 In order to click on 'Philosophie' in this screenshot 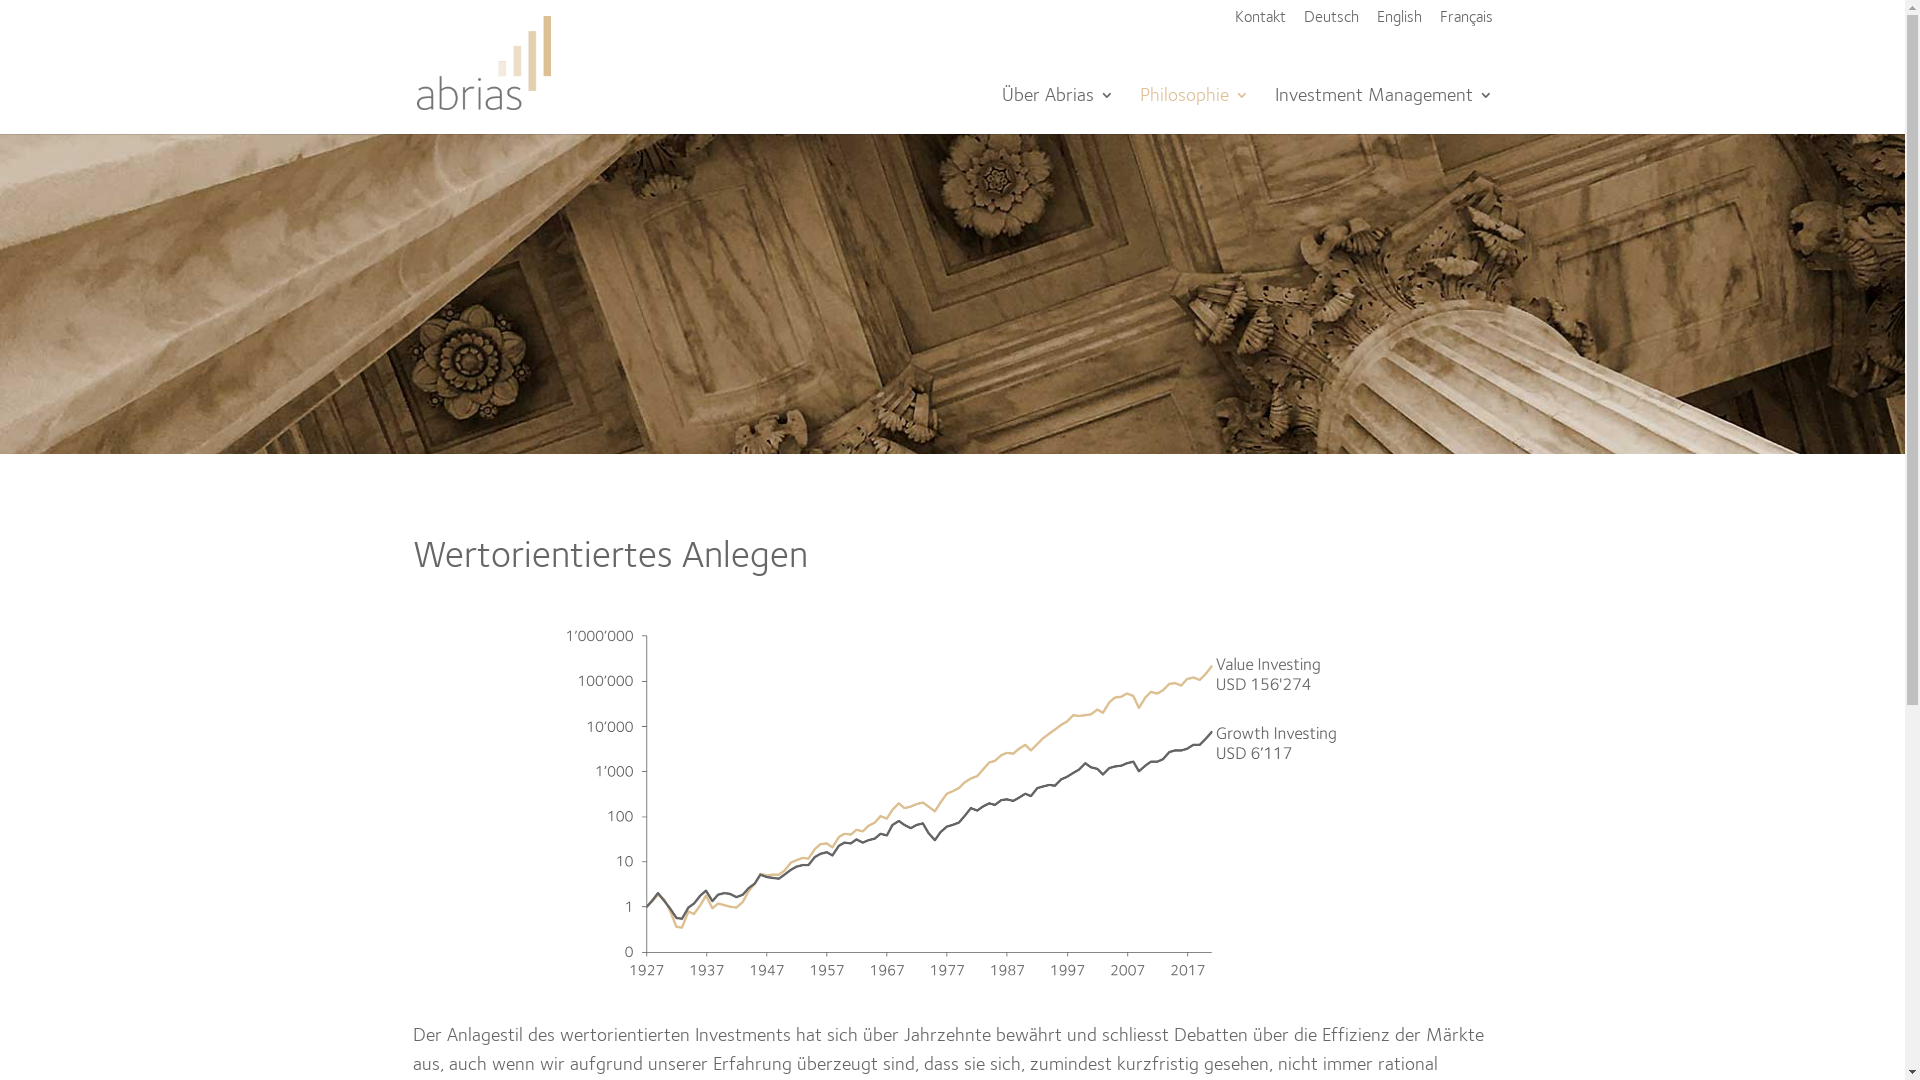, I will do `click(1194, 111)`.